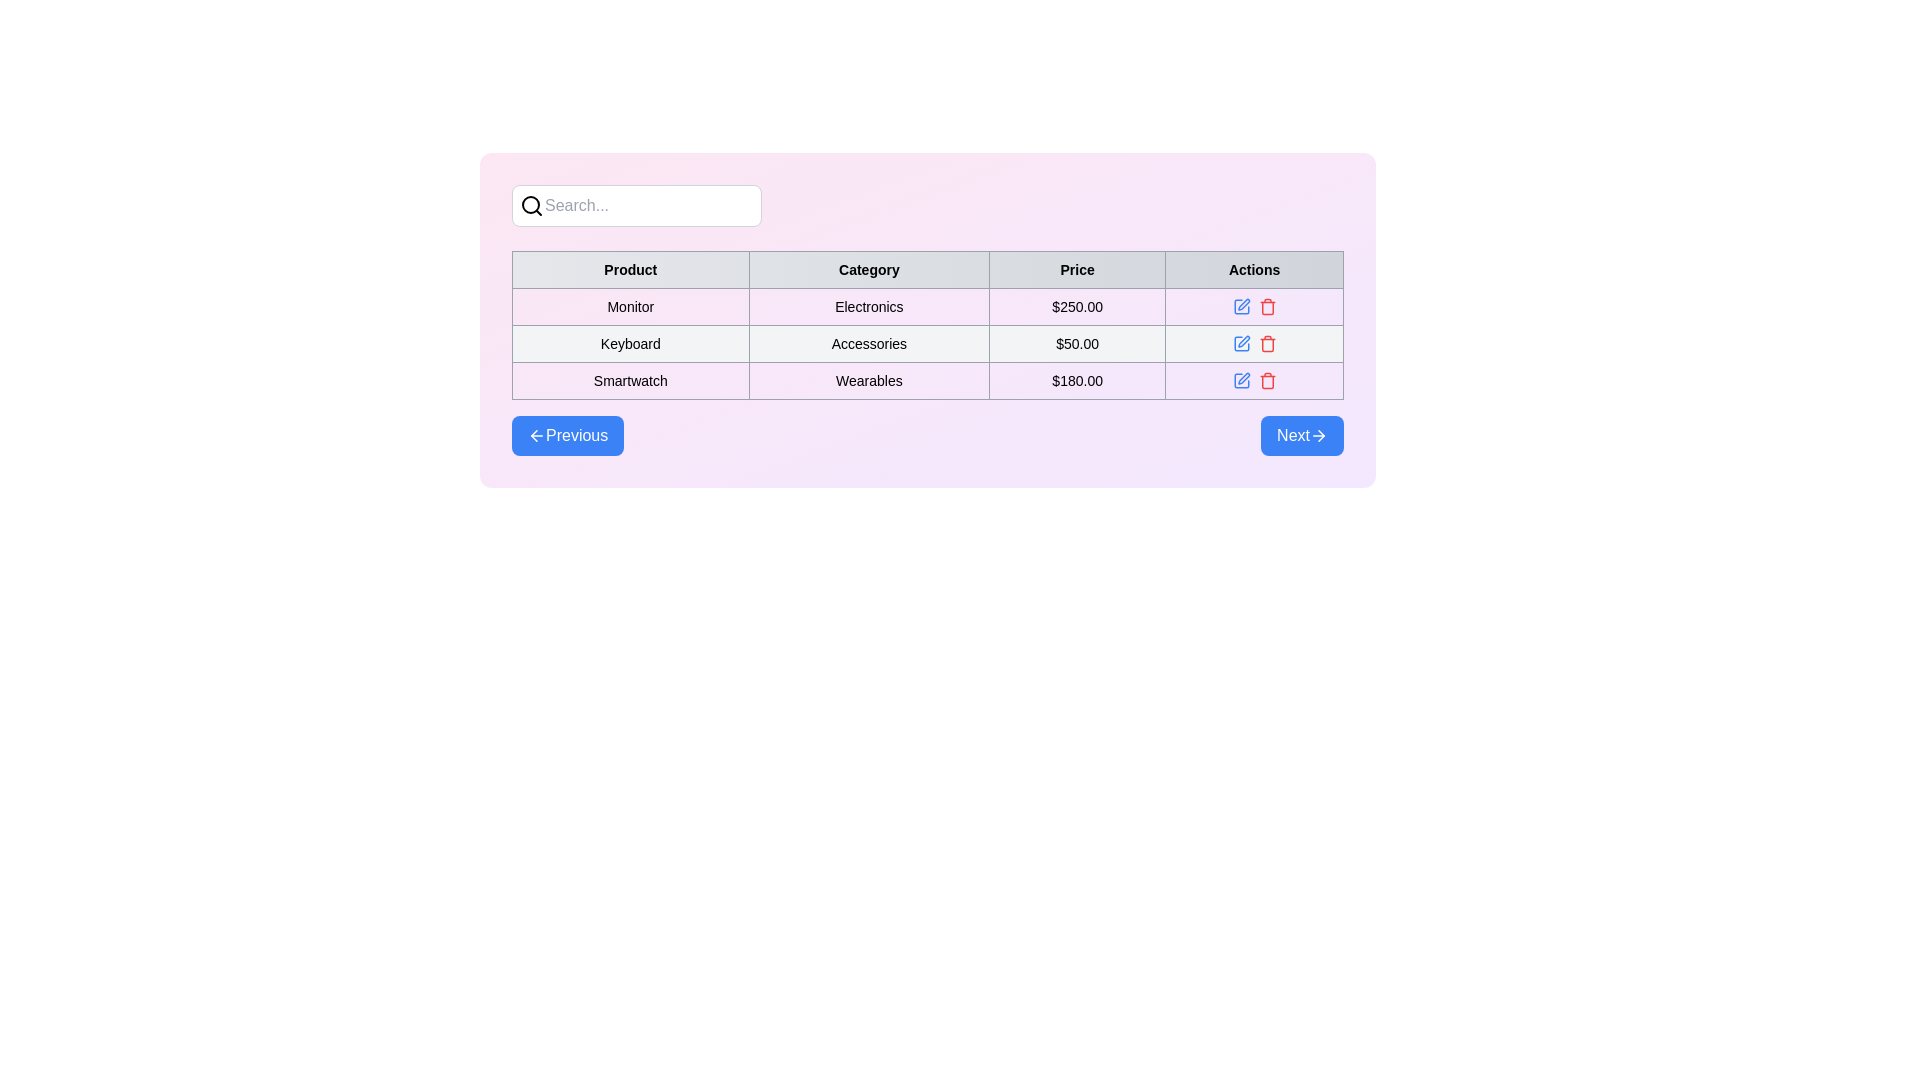 The width and height of the screenshot is (1920, 1080). I want to click on the red delete icon in the ActionMenu for the Monitor item, so click(1252, 307).